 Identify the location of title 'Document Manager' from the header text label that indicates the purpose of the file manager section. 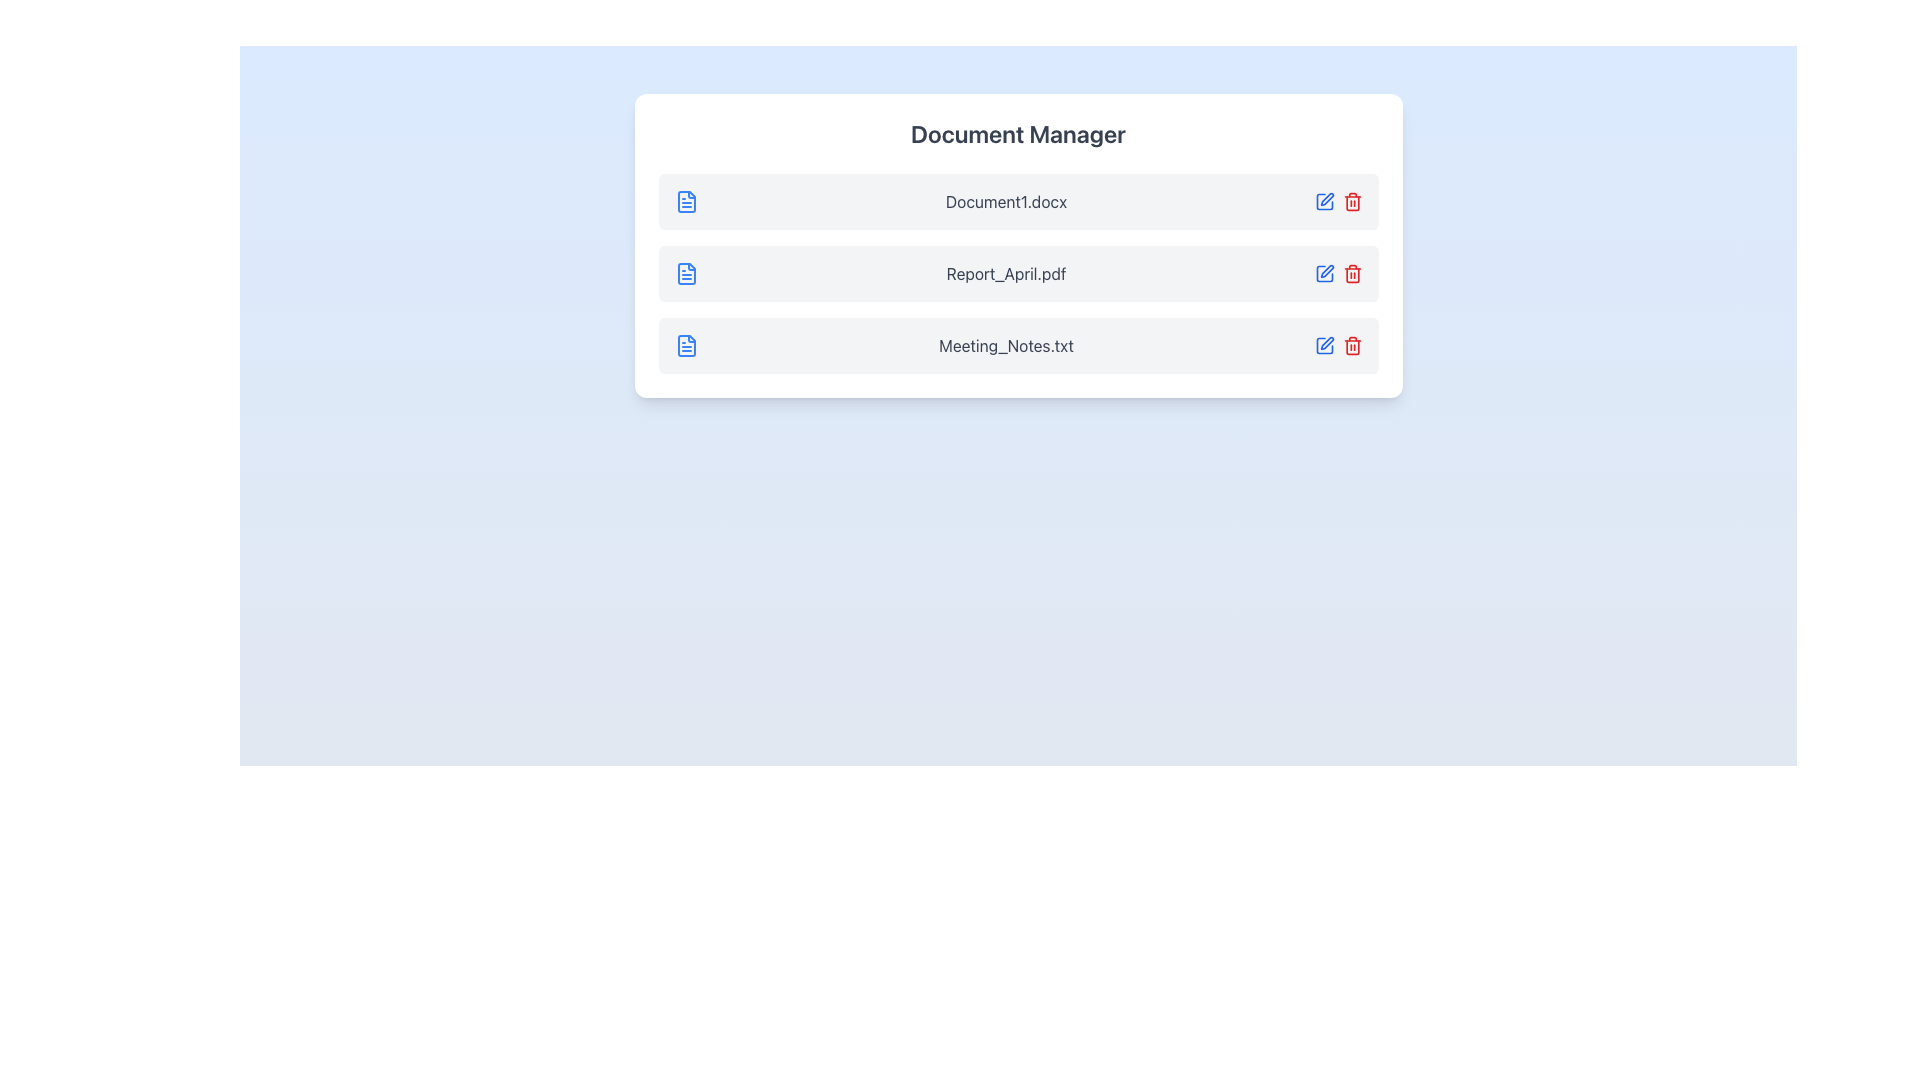
(1018, 134).